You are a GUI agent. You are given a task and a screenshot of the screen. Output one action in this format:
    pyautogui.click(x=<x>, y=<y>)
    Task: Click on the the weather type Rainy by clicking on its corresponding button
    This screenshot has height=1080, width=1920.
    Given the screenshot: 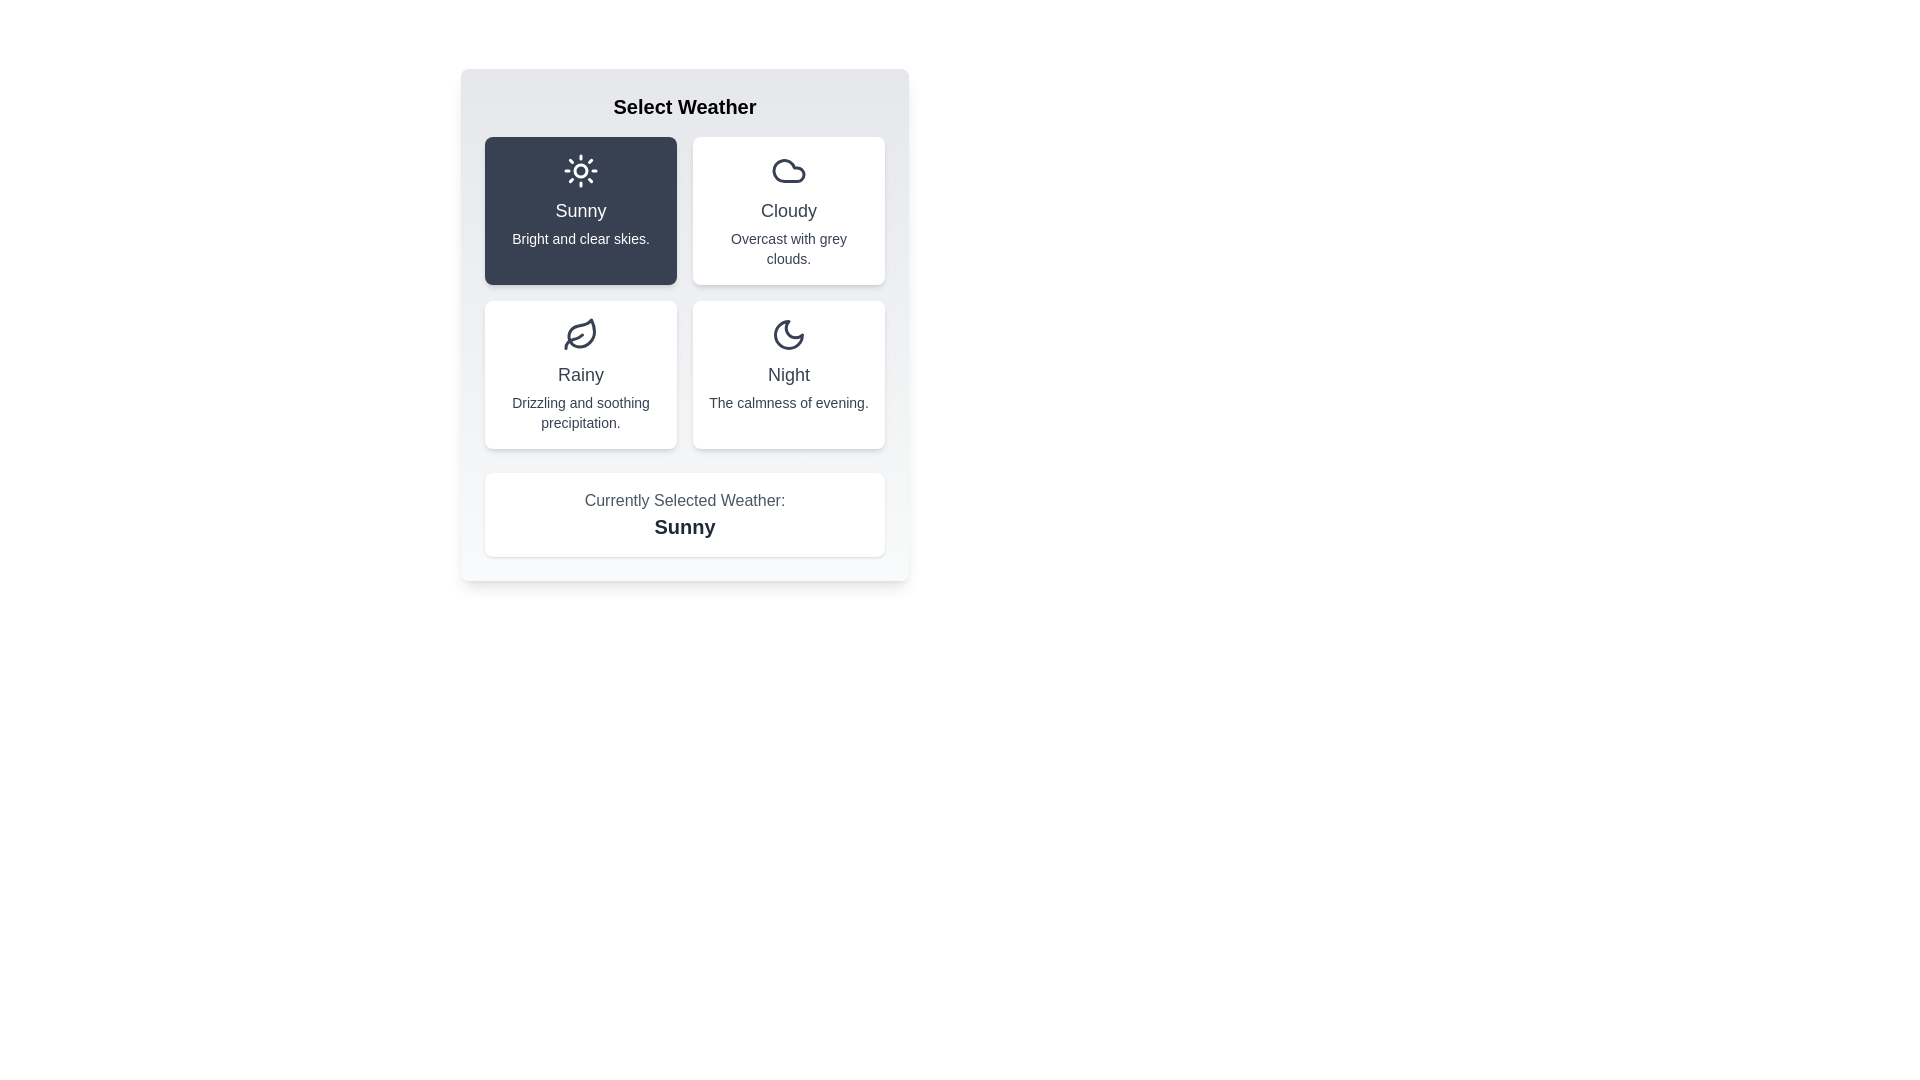 What is the action you would take?
    pyautogui.click(x=579, y=374)
    